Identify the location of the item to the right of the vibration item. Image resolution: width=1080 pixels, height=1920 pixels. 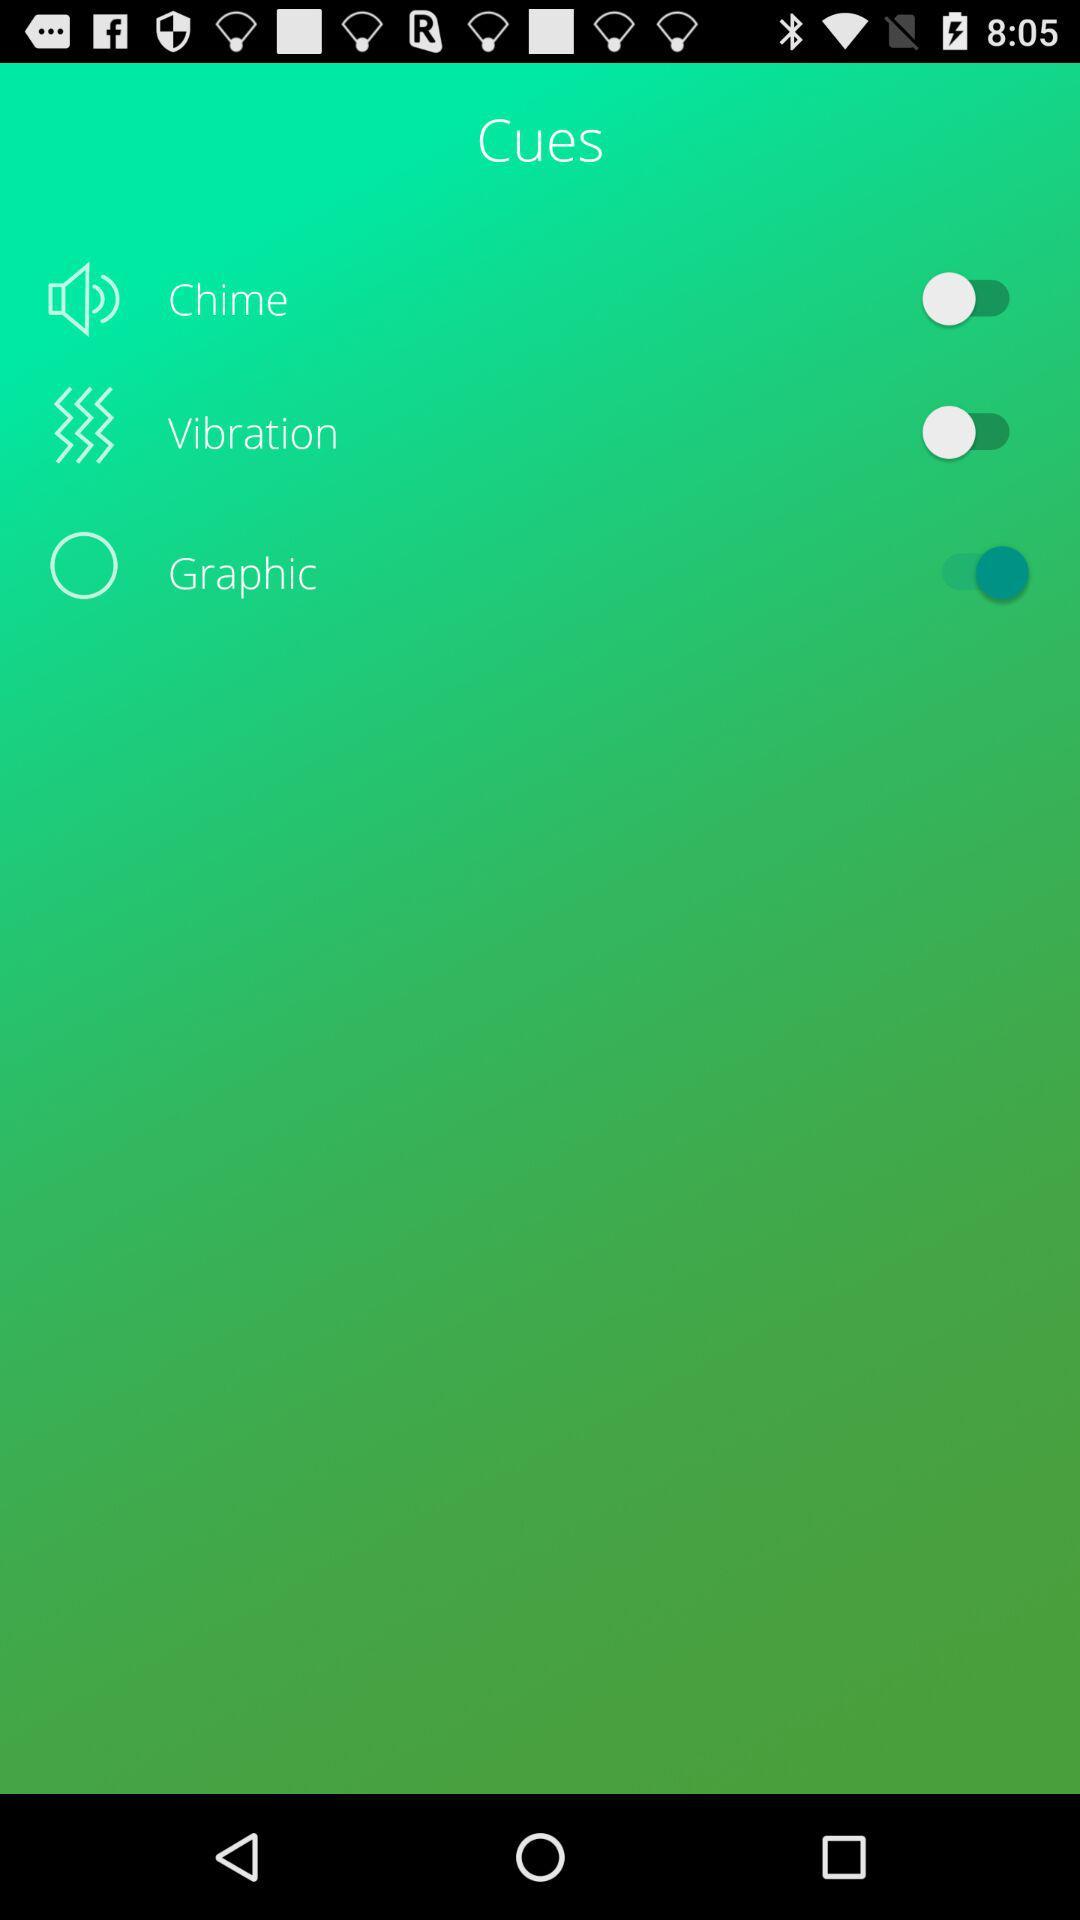
(974, 431).